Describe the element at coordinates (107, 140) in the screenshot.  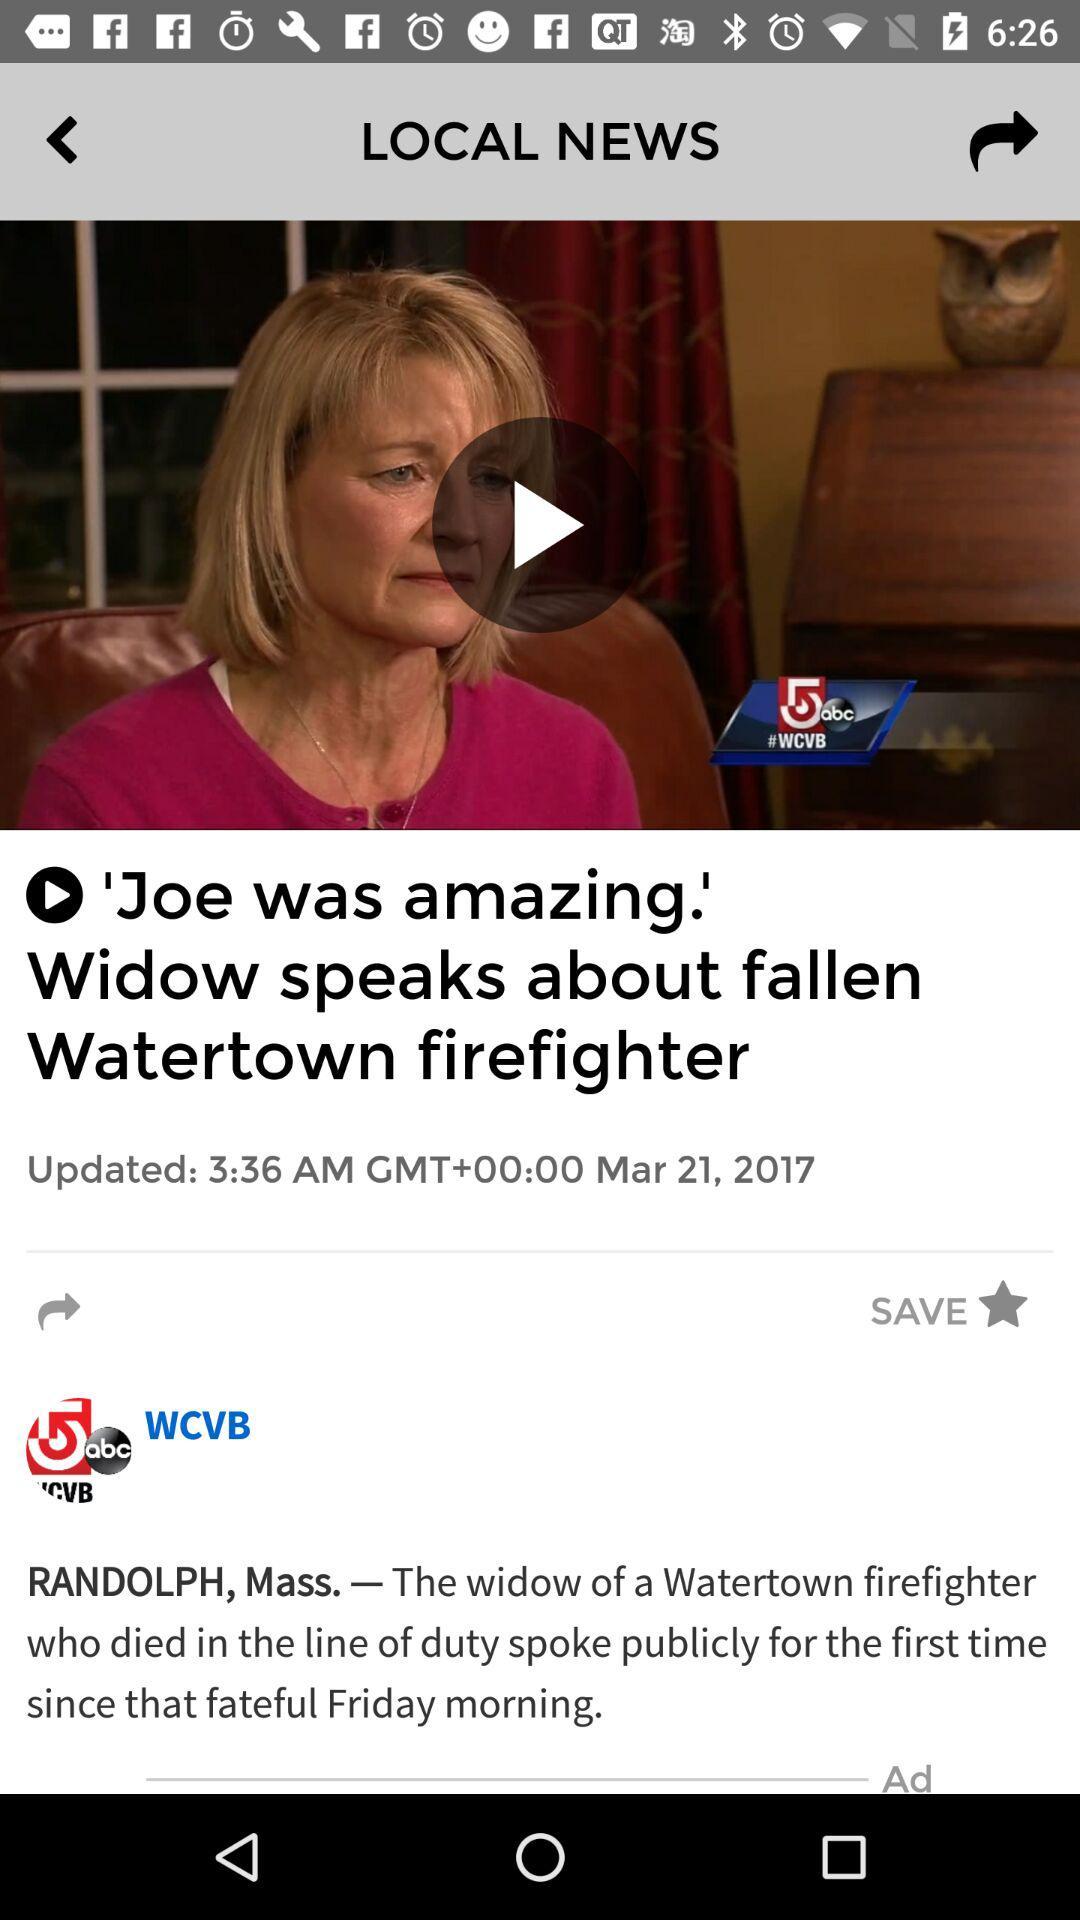
I see `item next to local news item` at that location.